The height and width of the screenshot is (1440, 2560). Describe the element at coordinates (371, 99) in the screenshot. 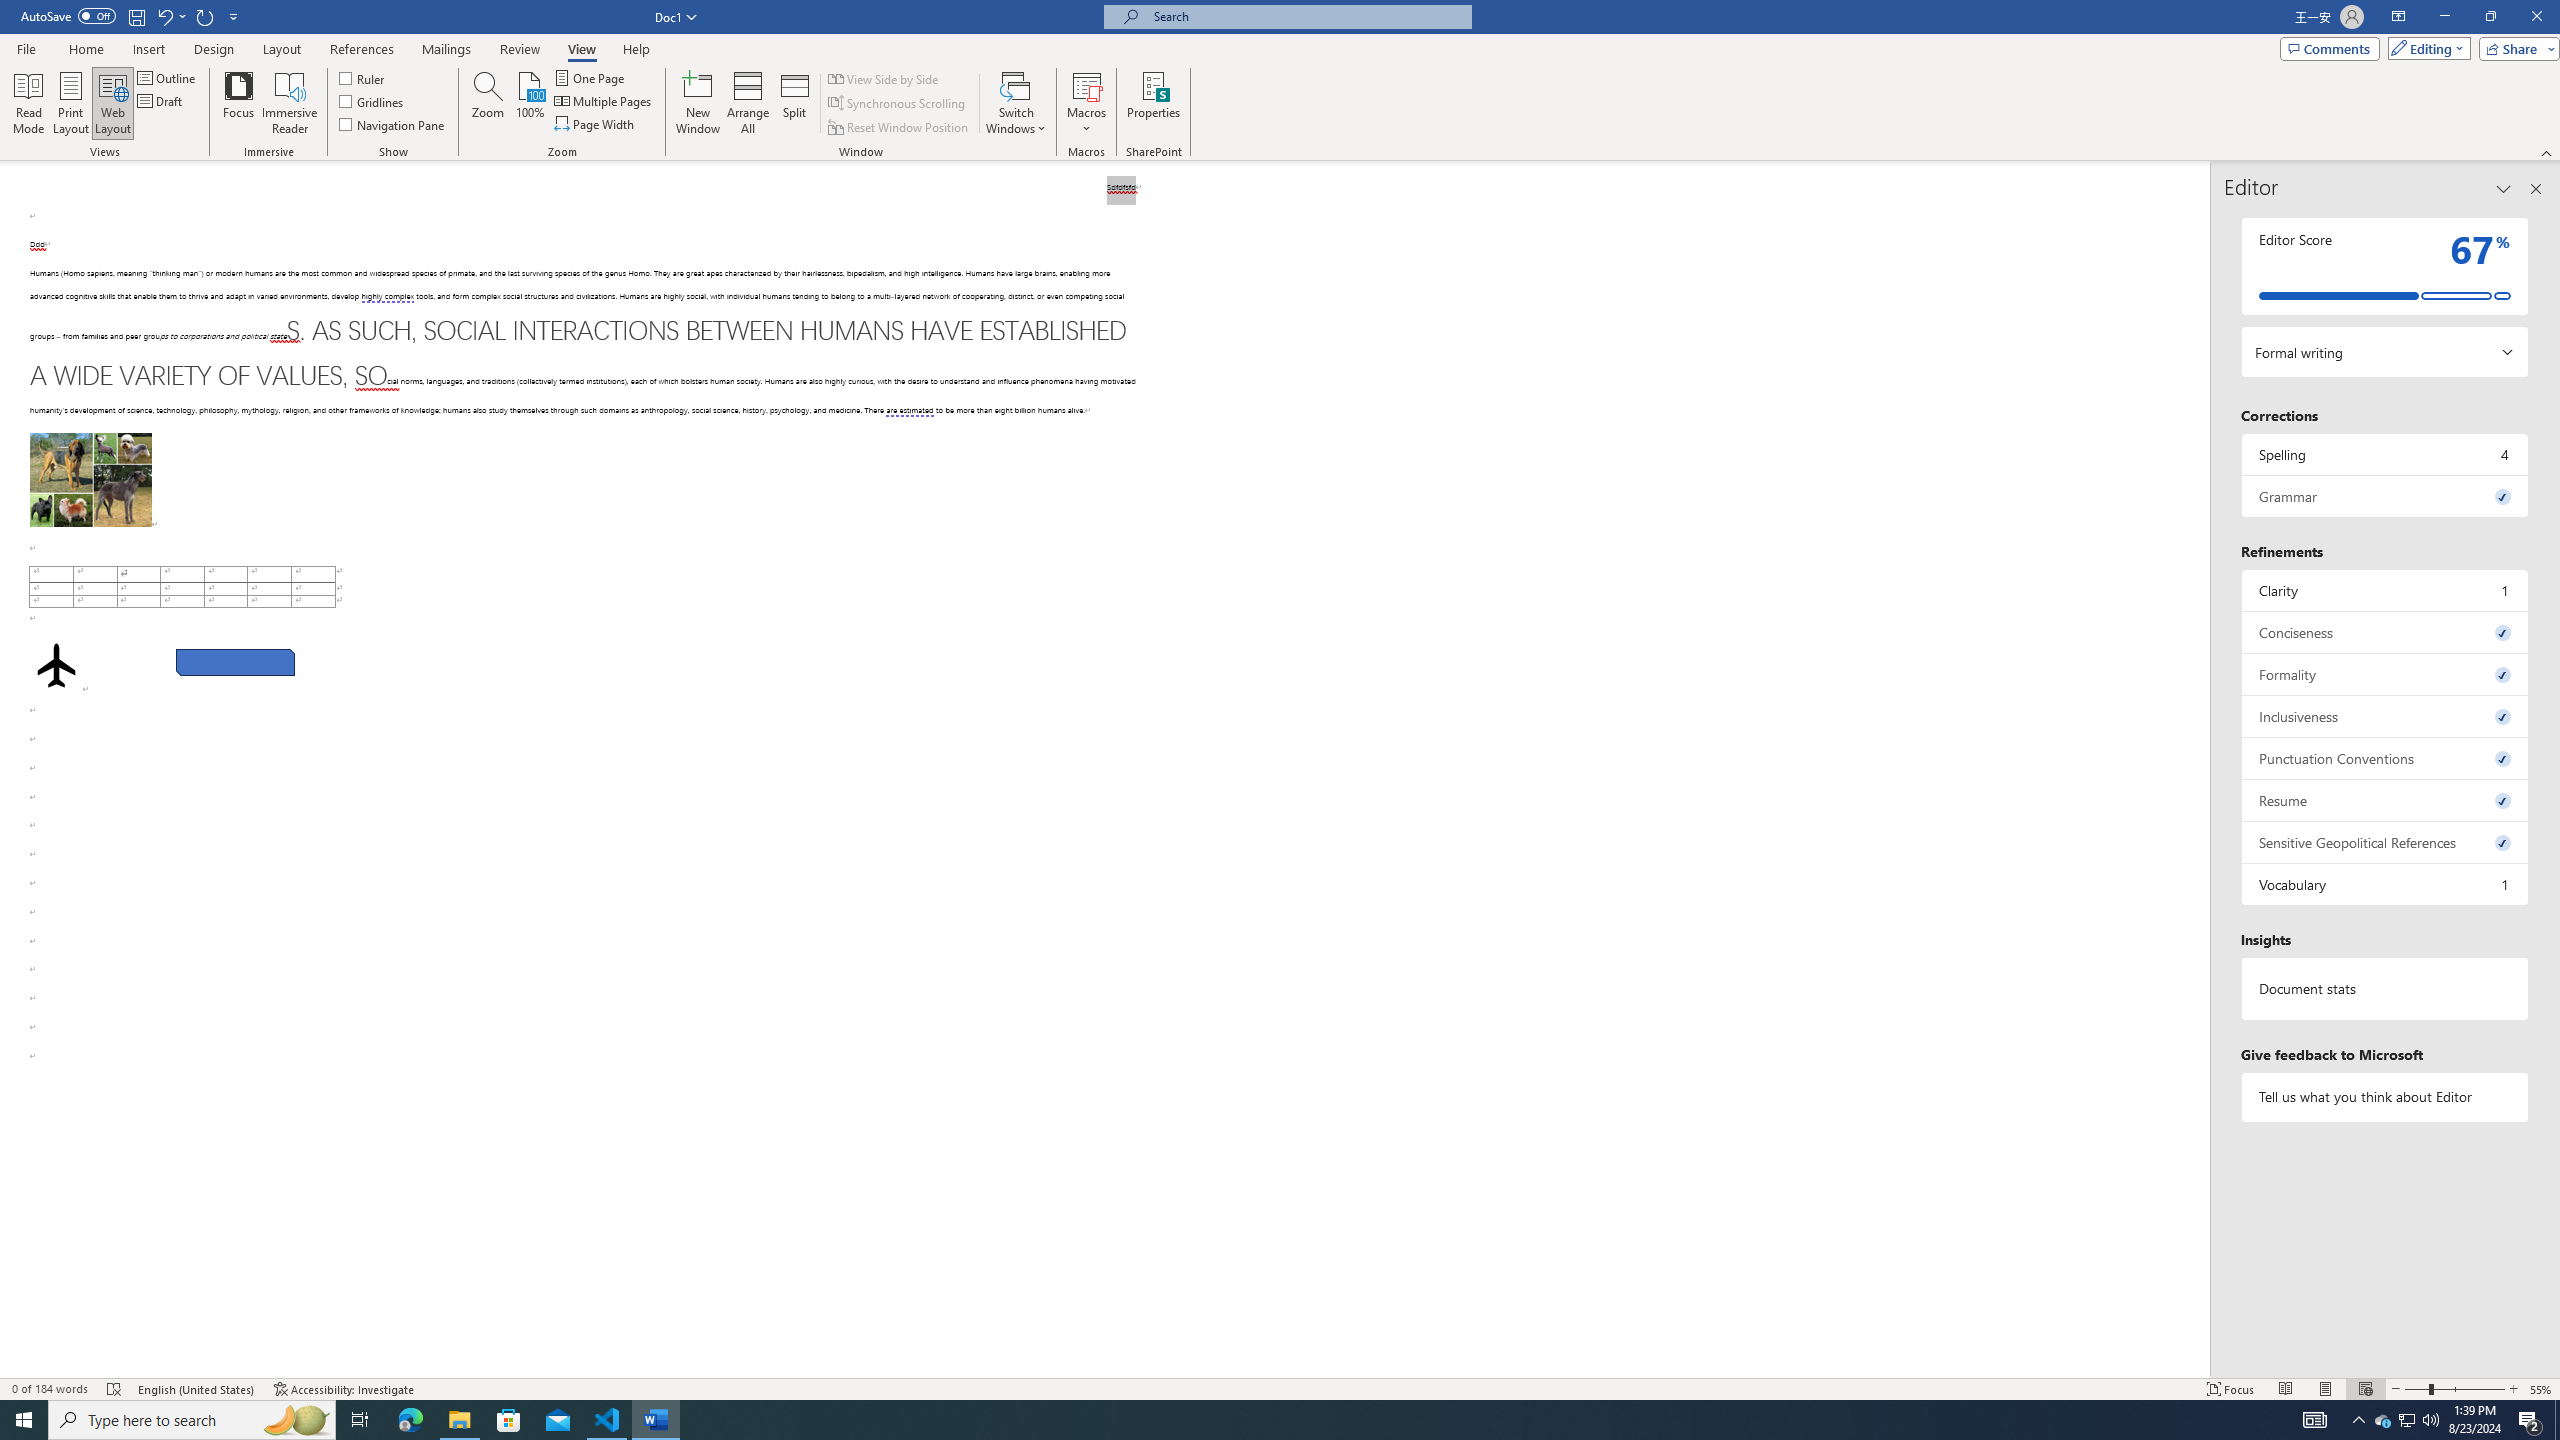

I see `'Gridlines'` at that location.